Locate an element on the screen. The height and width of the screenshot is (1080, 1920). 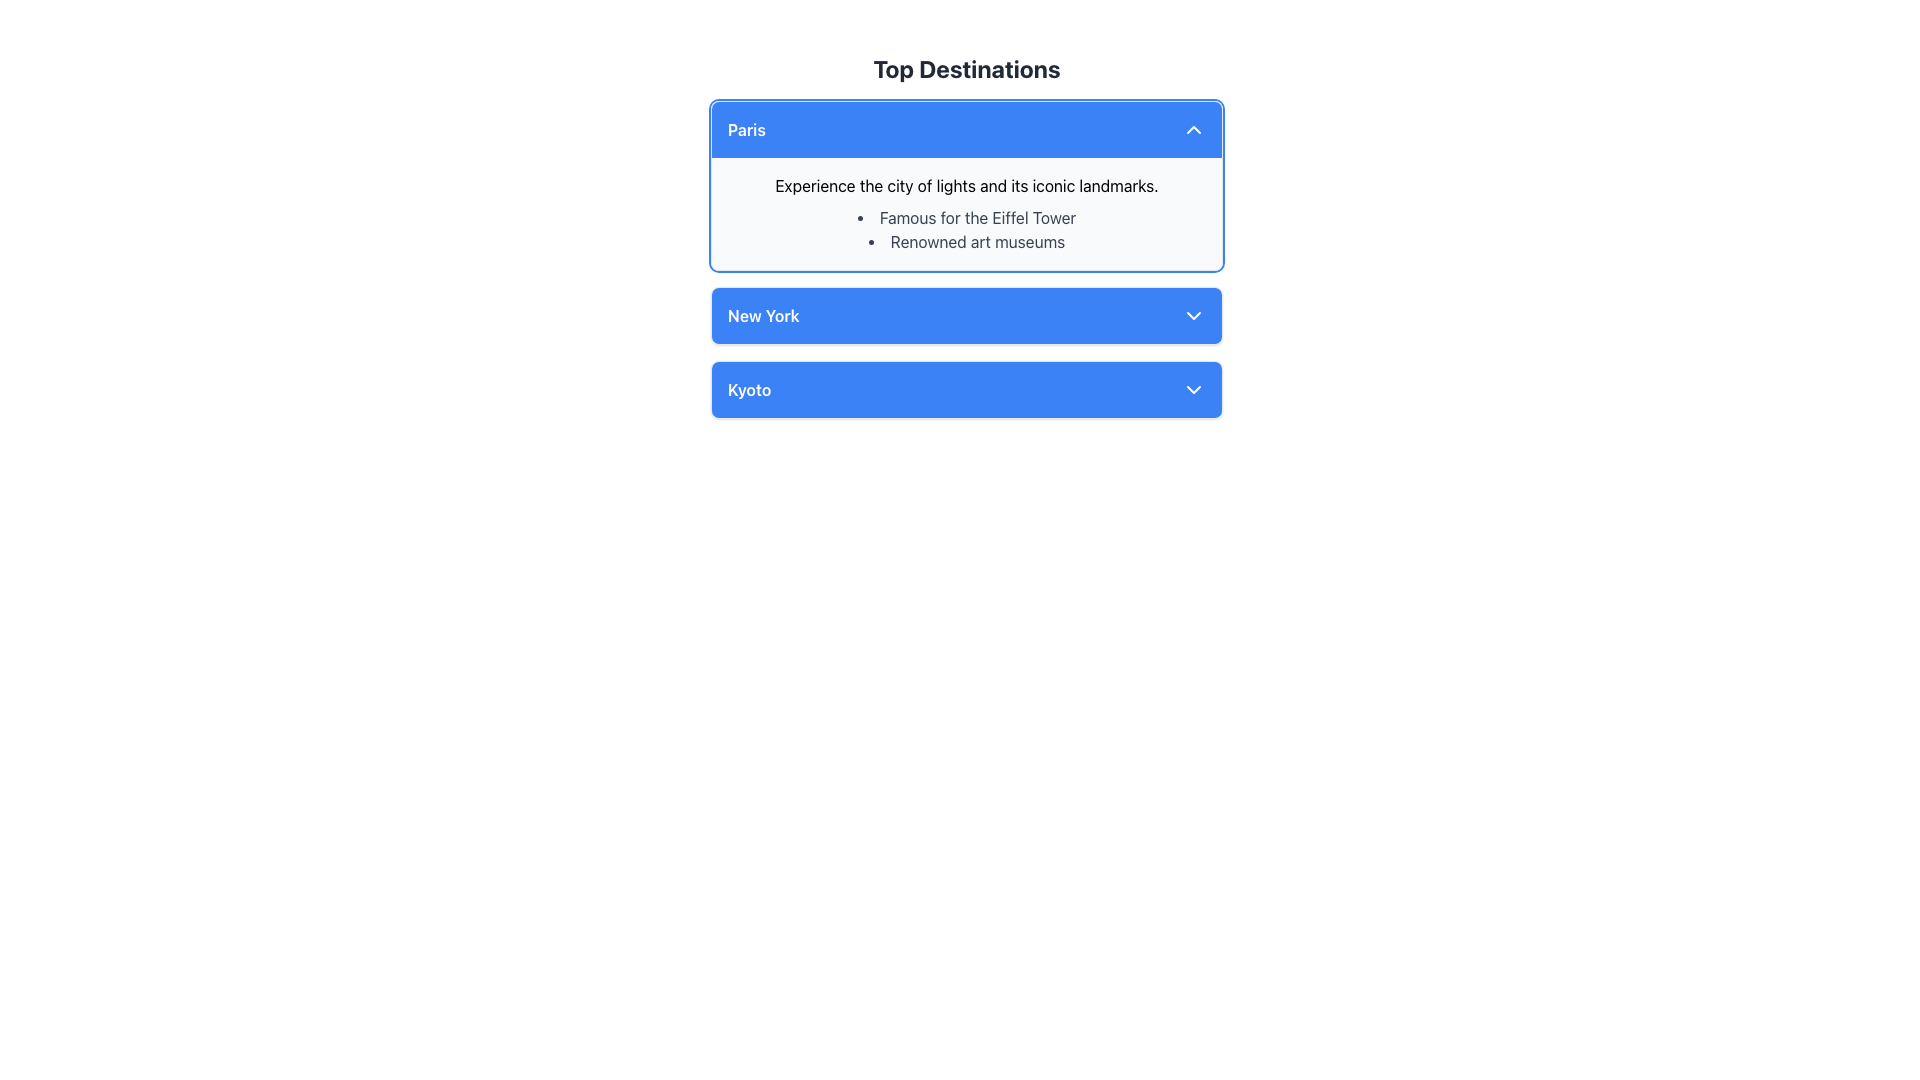
the Chevron Down icon located on the far-right side of the blue bar labeled 'Kyoto' is located at coordinates (1194, 389).